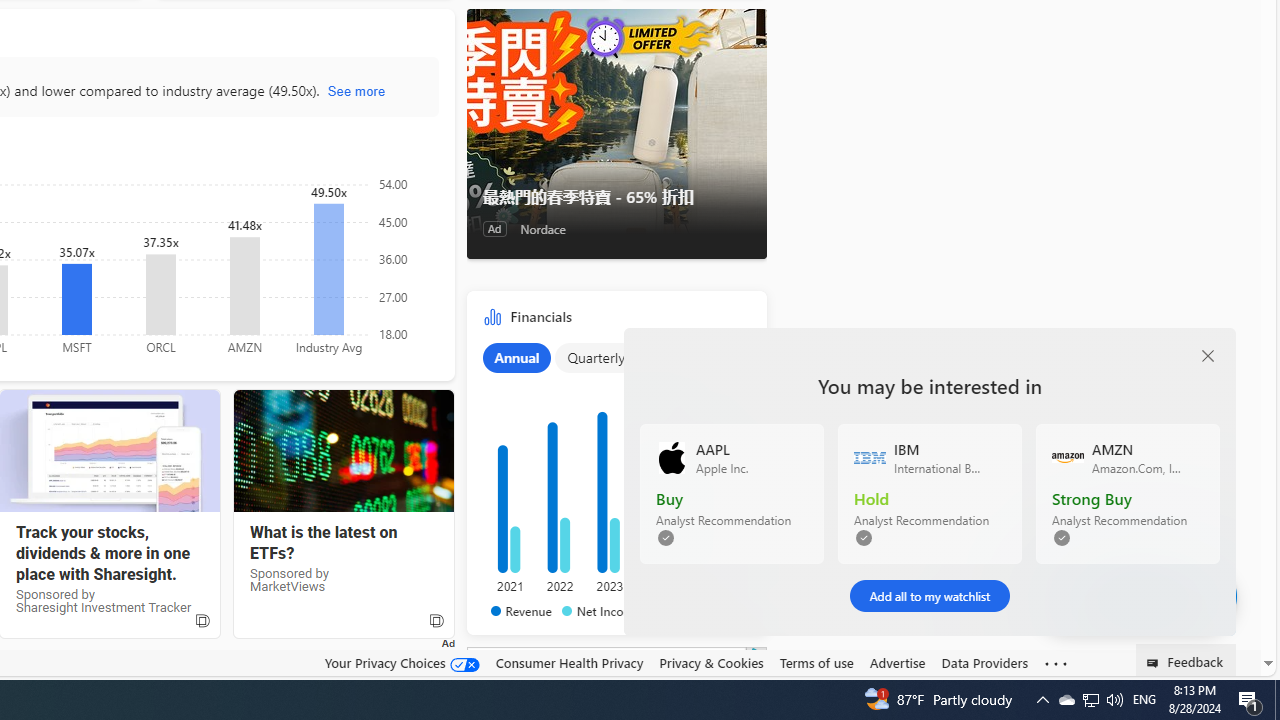 The height and width of the screenshot is (720, 1280). I want to click on 'Quarterly', so click(595, 356).